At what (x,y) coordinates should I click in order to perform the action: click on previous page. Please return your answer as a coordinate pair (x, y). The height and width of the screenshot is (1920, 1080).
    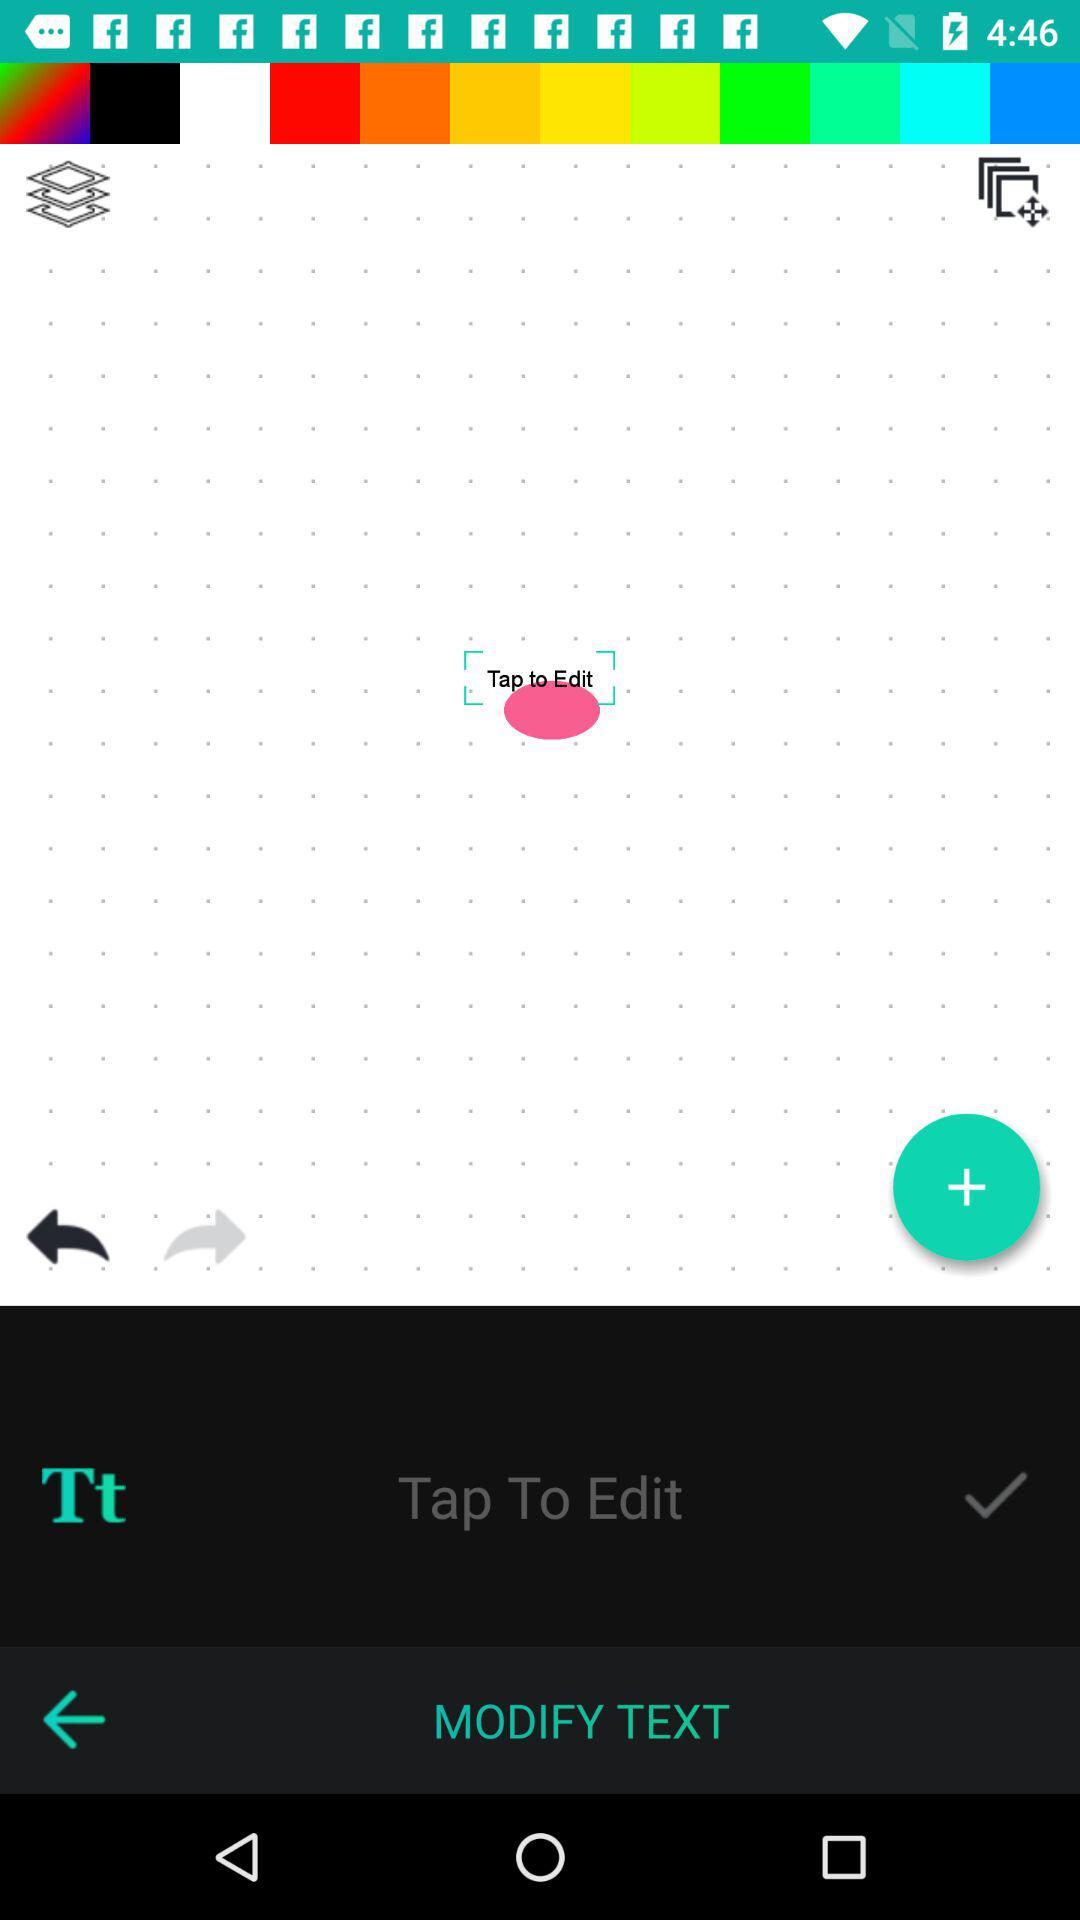
    Looking at the image, I should click on (72, 1719).